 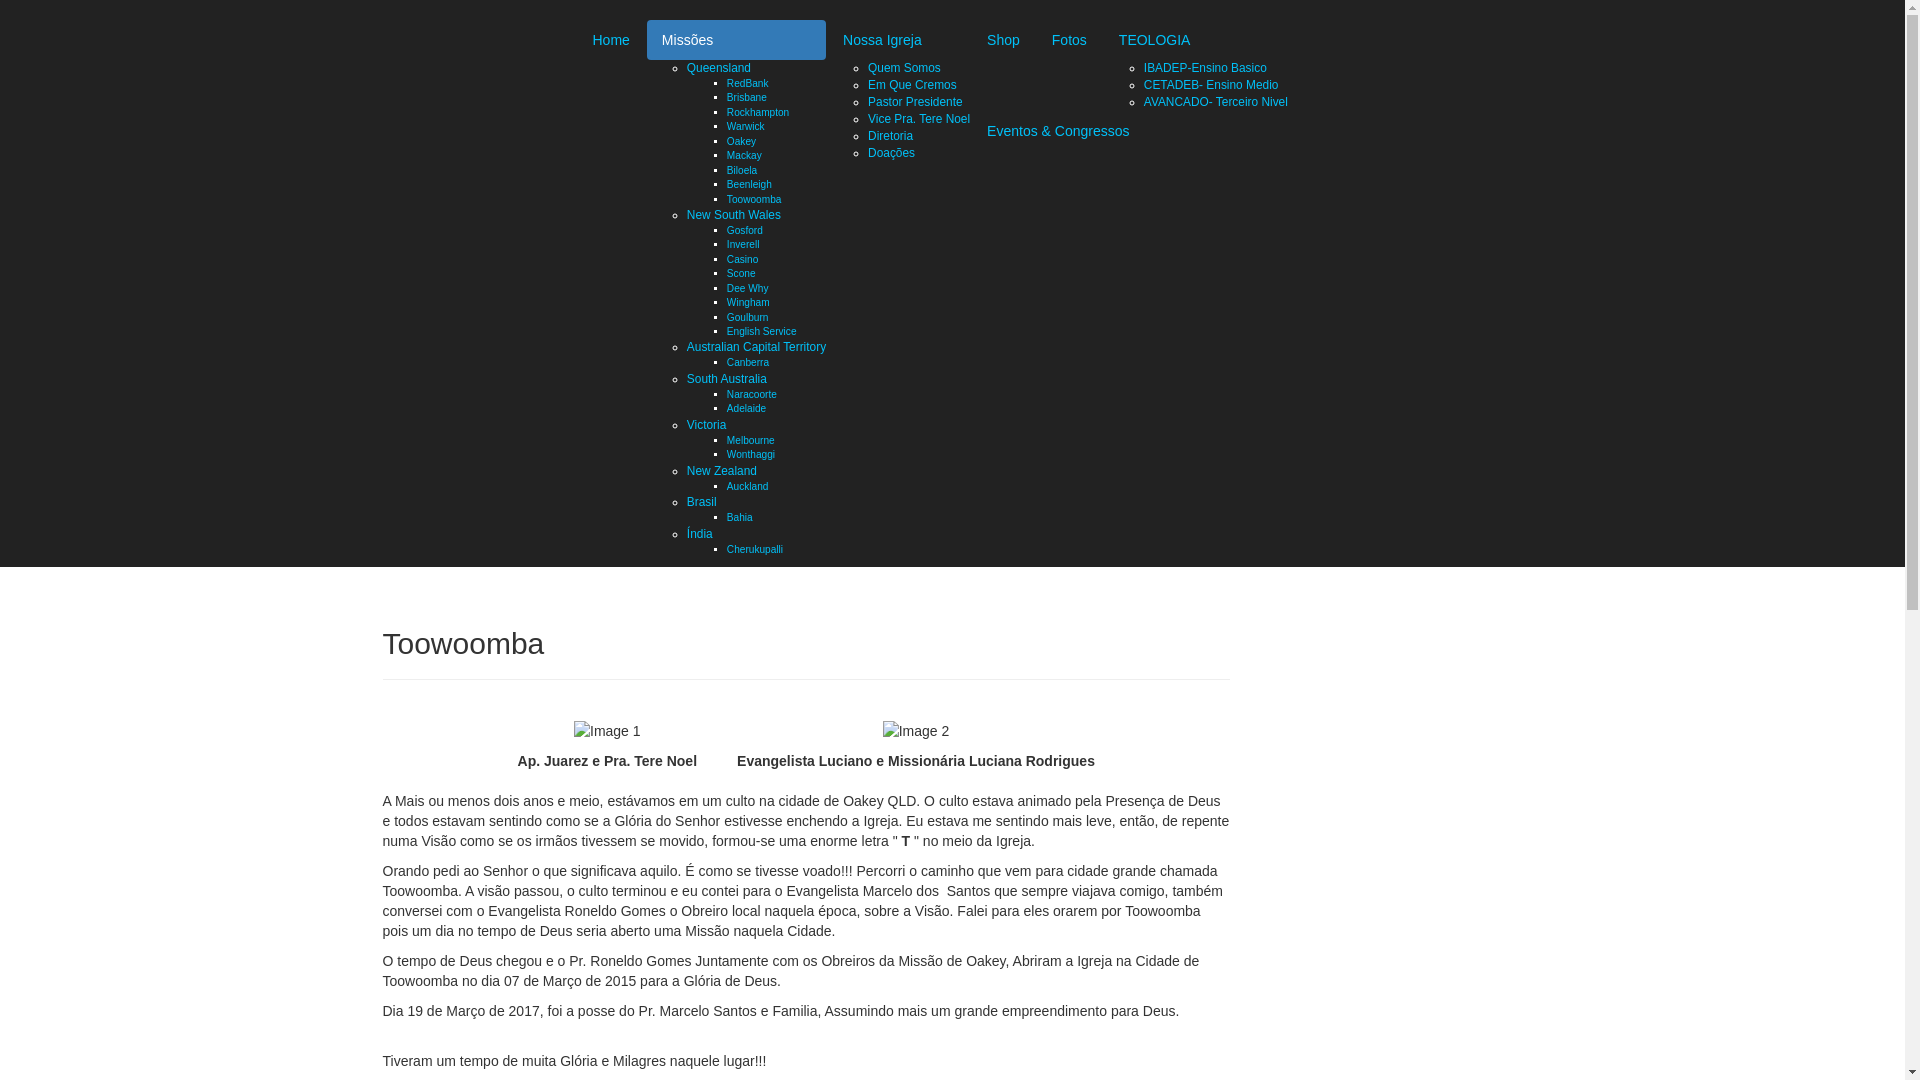 I want to click on 'New South Wales', so click(x=733, y=215).